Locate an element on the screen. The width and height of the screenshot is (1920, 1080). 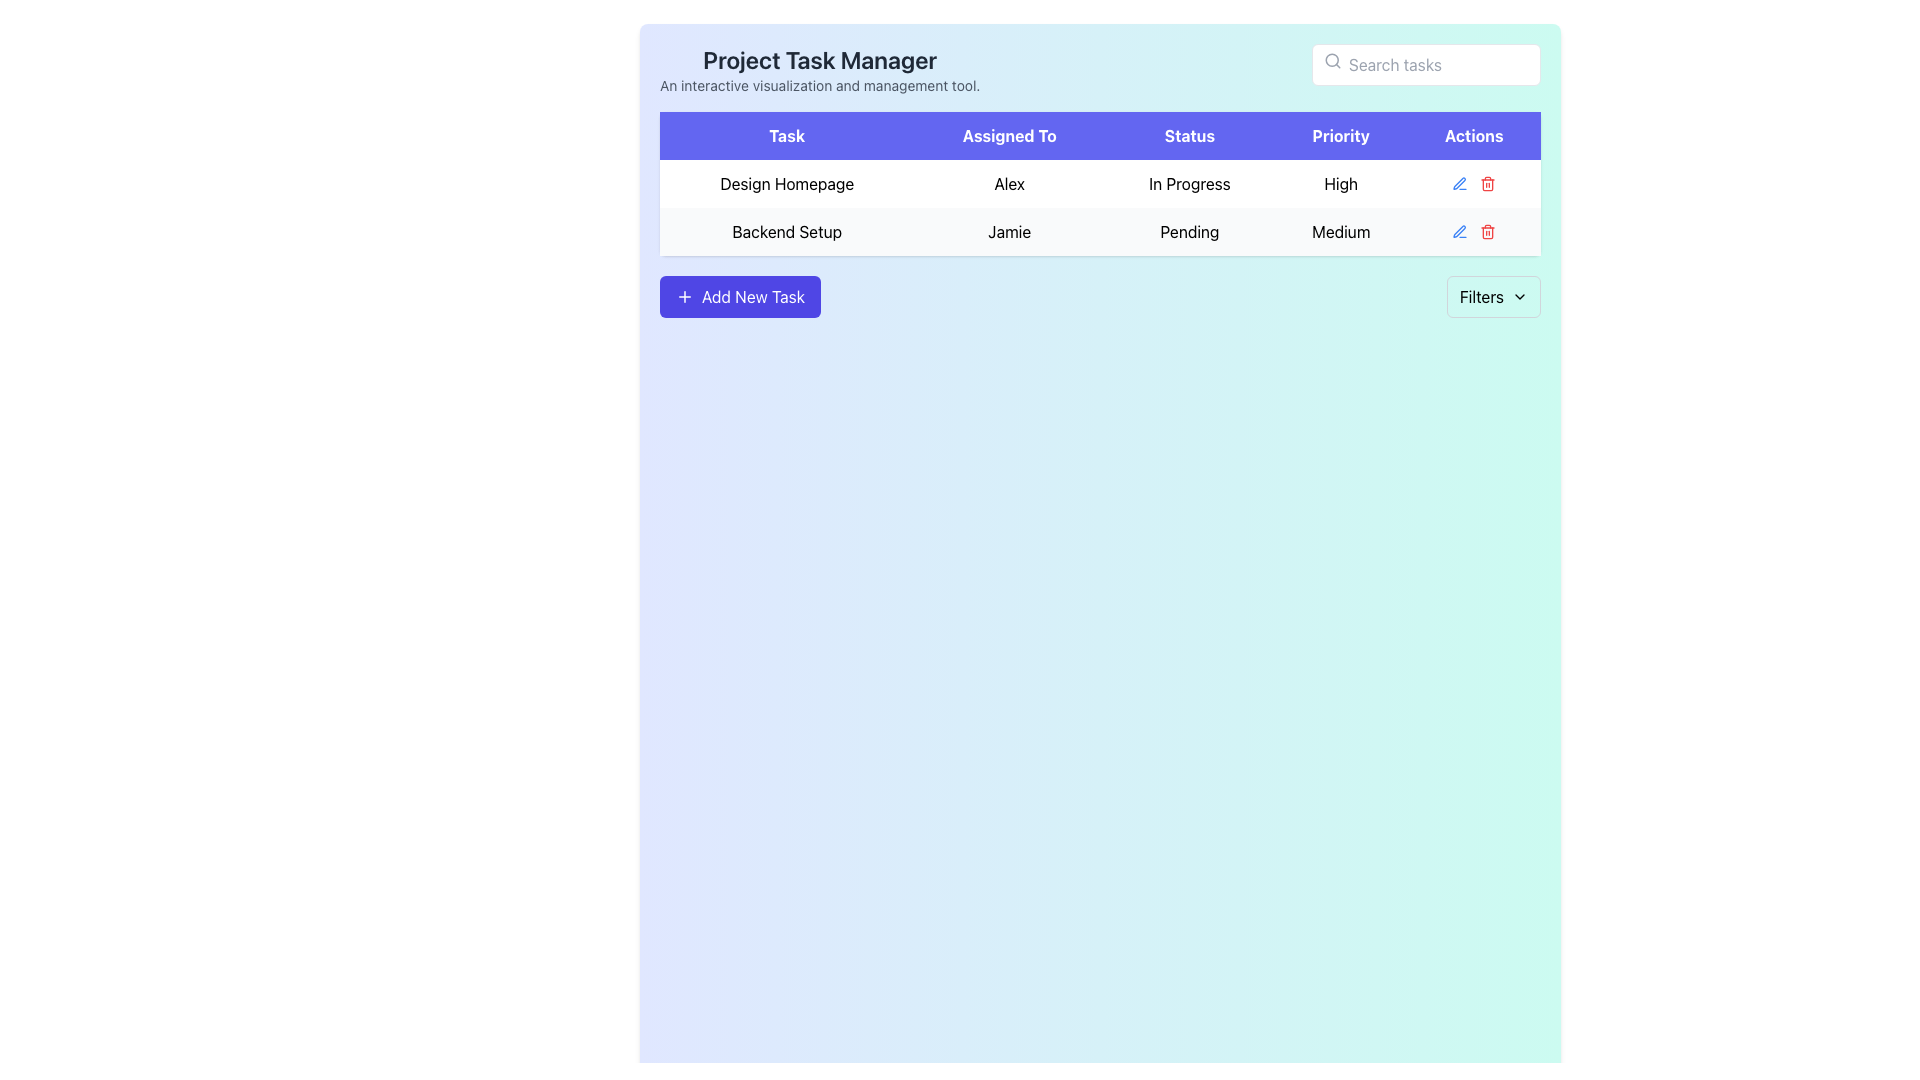
the static text label reading 'Project Task Manager', which is styled with a larger and bold font weight, positioned near the top-left corner of the interface is located at coordinates (820, 59).